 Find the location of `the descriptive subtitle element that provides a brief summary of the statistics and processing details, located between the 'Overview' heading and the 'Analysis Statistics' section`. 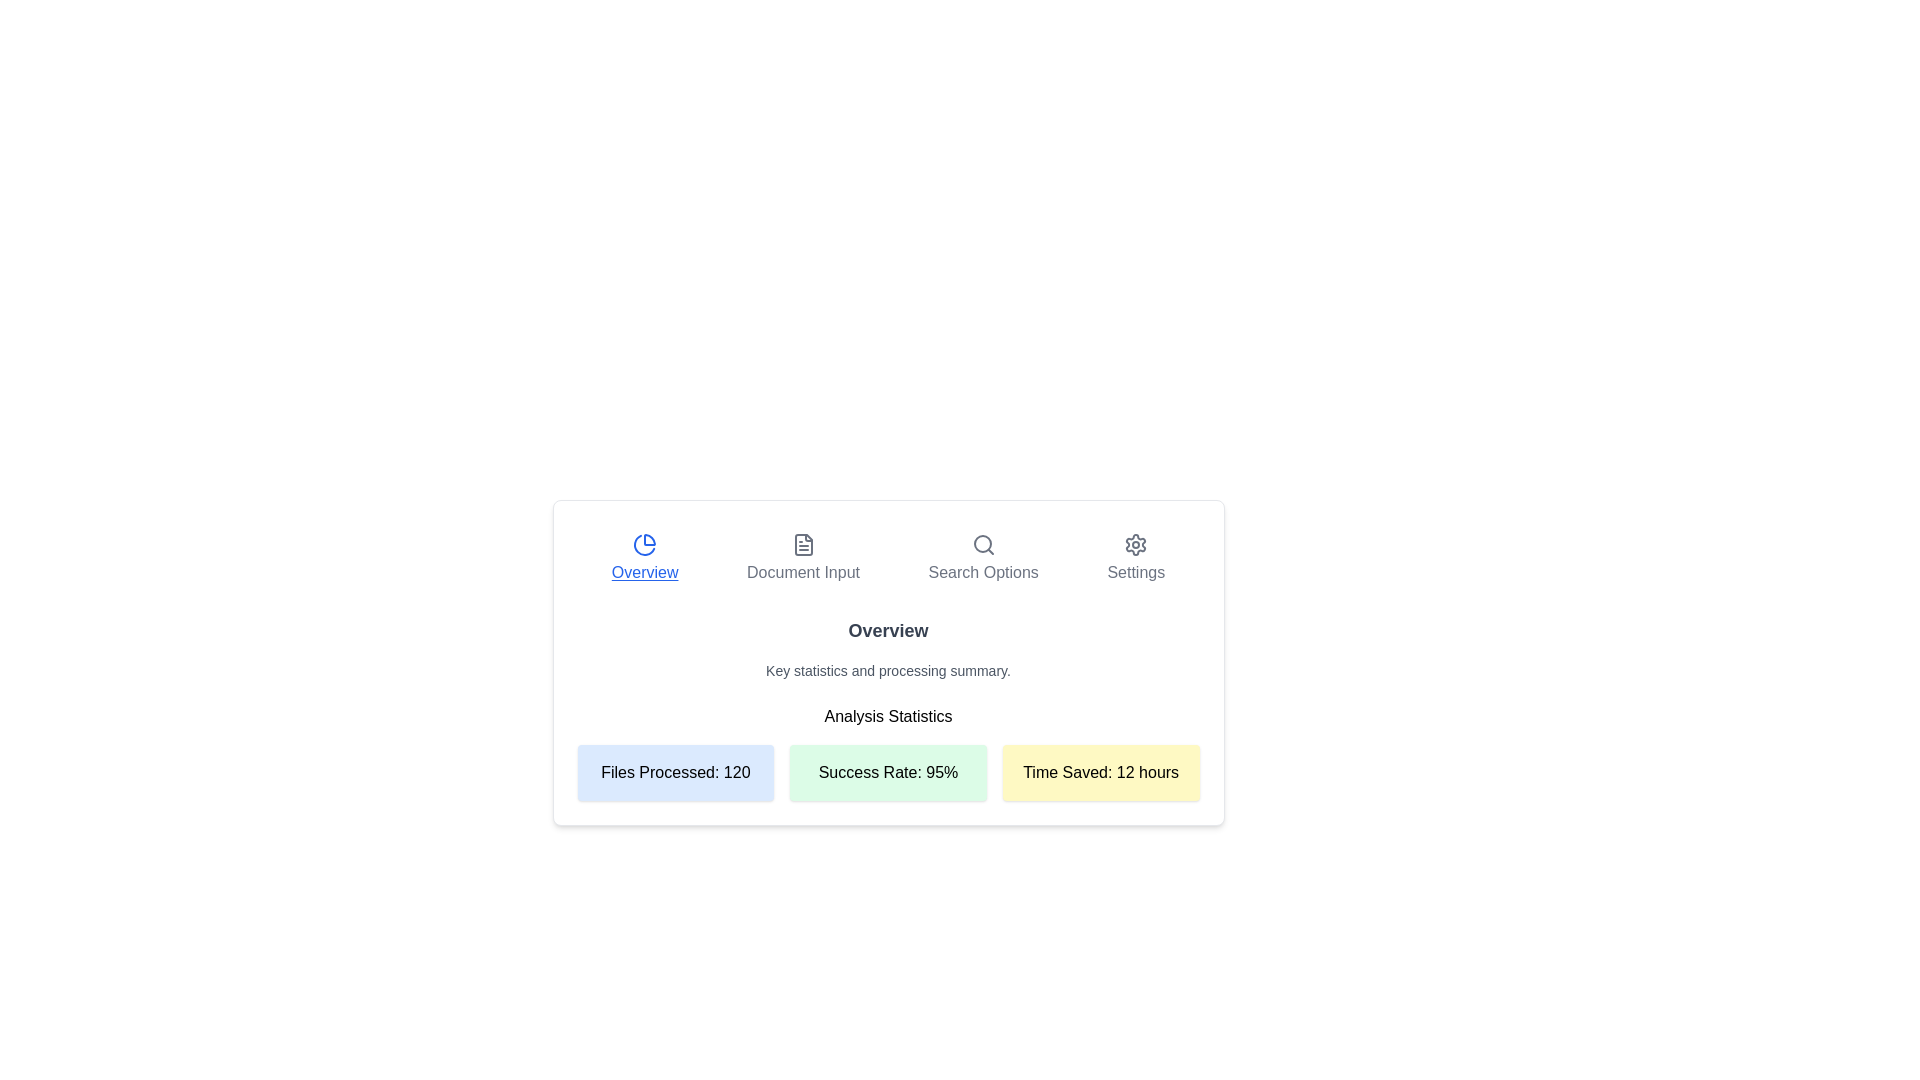

the descriptive subtitle element that provides a brief summary of the statistics and processing details, located between the 'Overview' heading and the 'Analysis Statistics' section is located at coordinates (887, 671).